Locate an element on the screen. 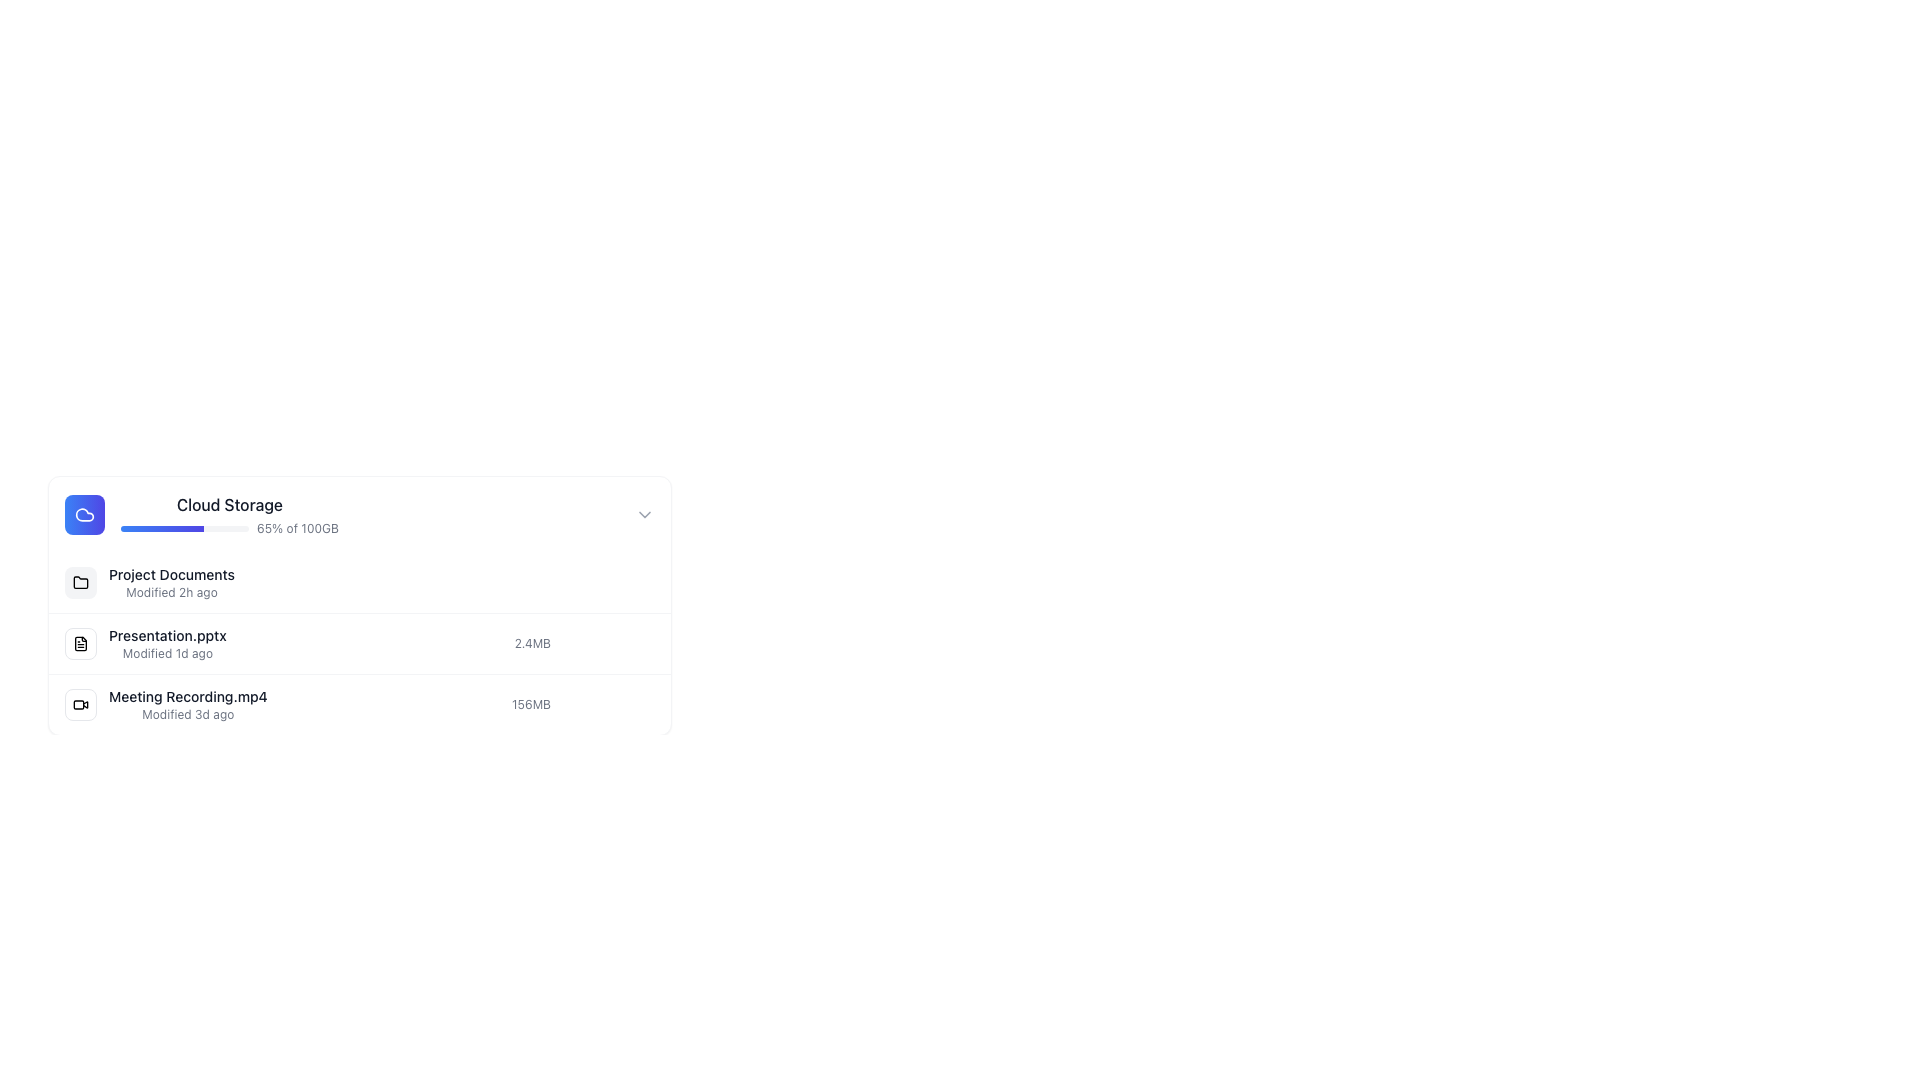 This screenshot has width=1920, height=1080. the storage progress bar is located at coordinates (125, 527).